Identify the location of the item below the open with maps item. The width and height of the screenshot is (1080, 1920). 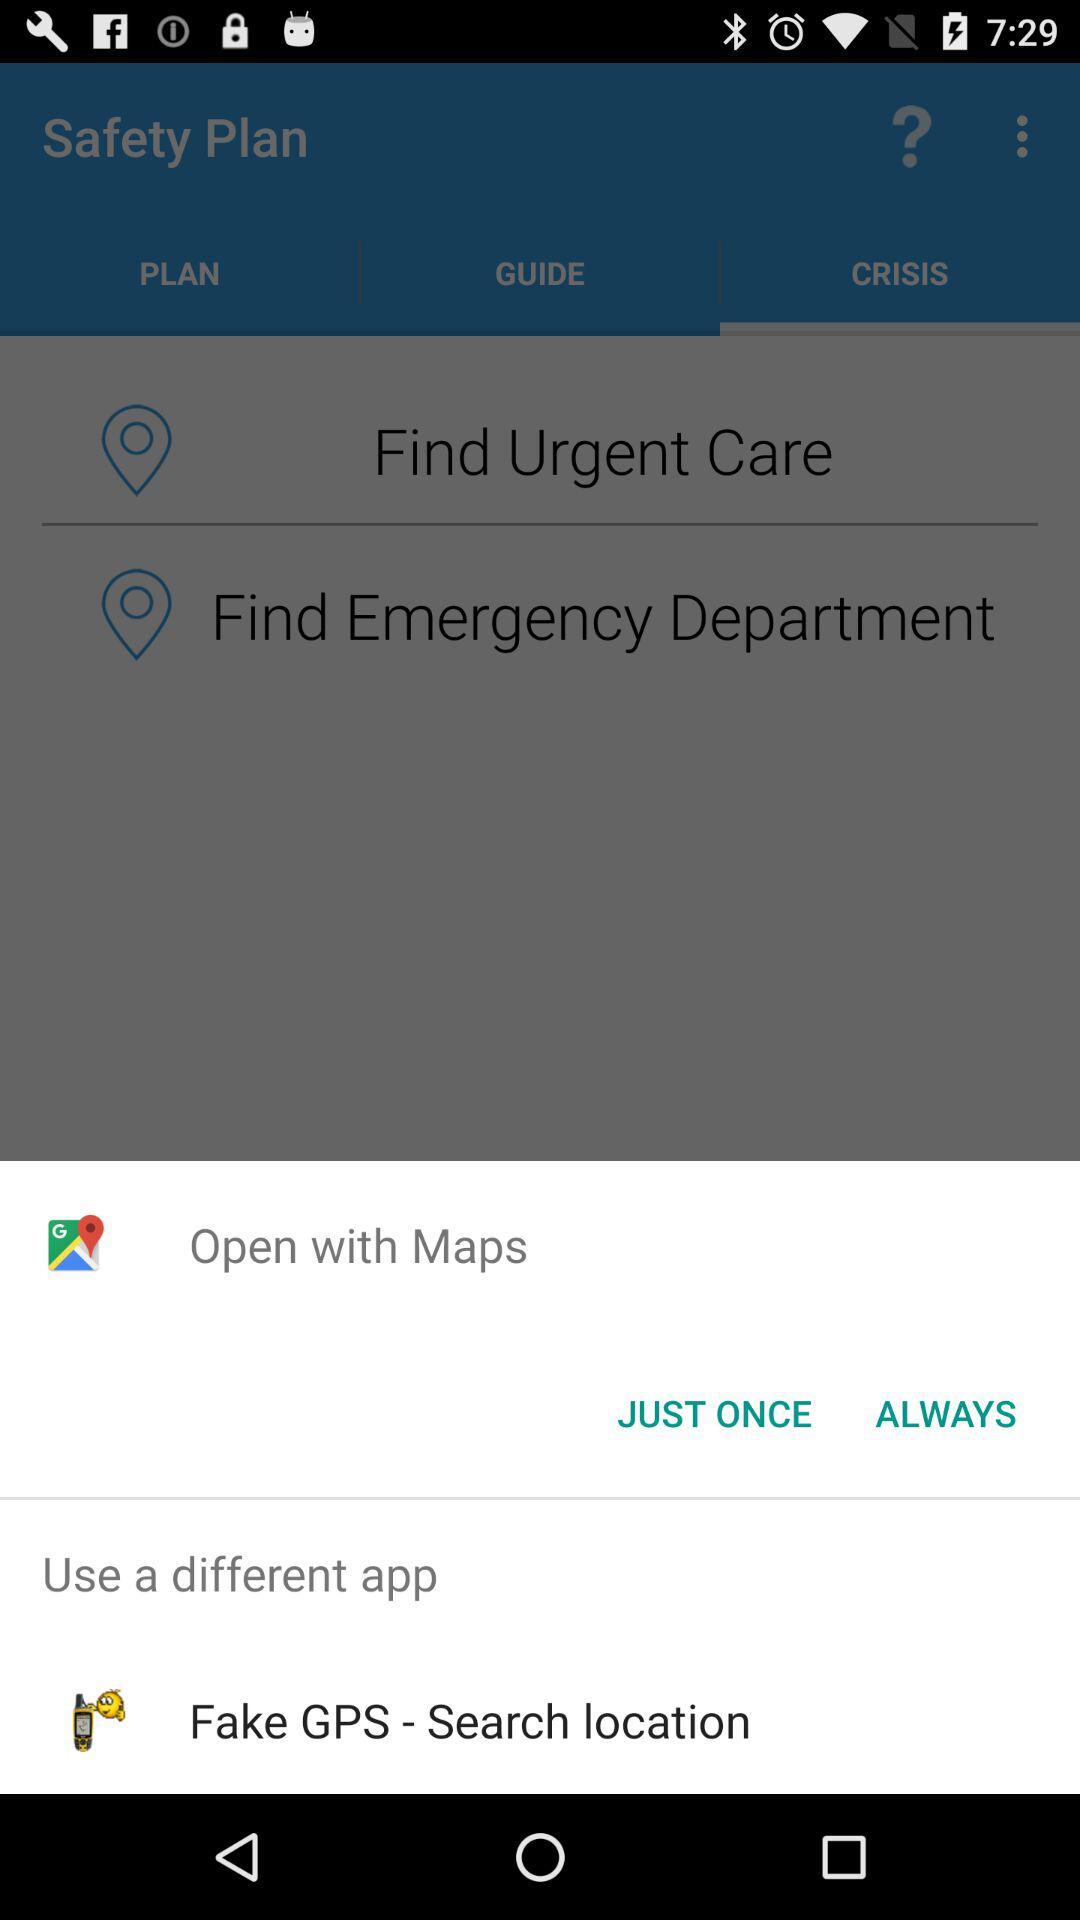
(713, 1411).